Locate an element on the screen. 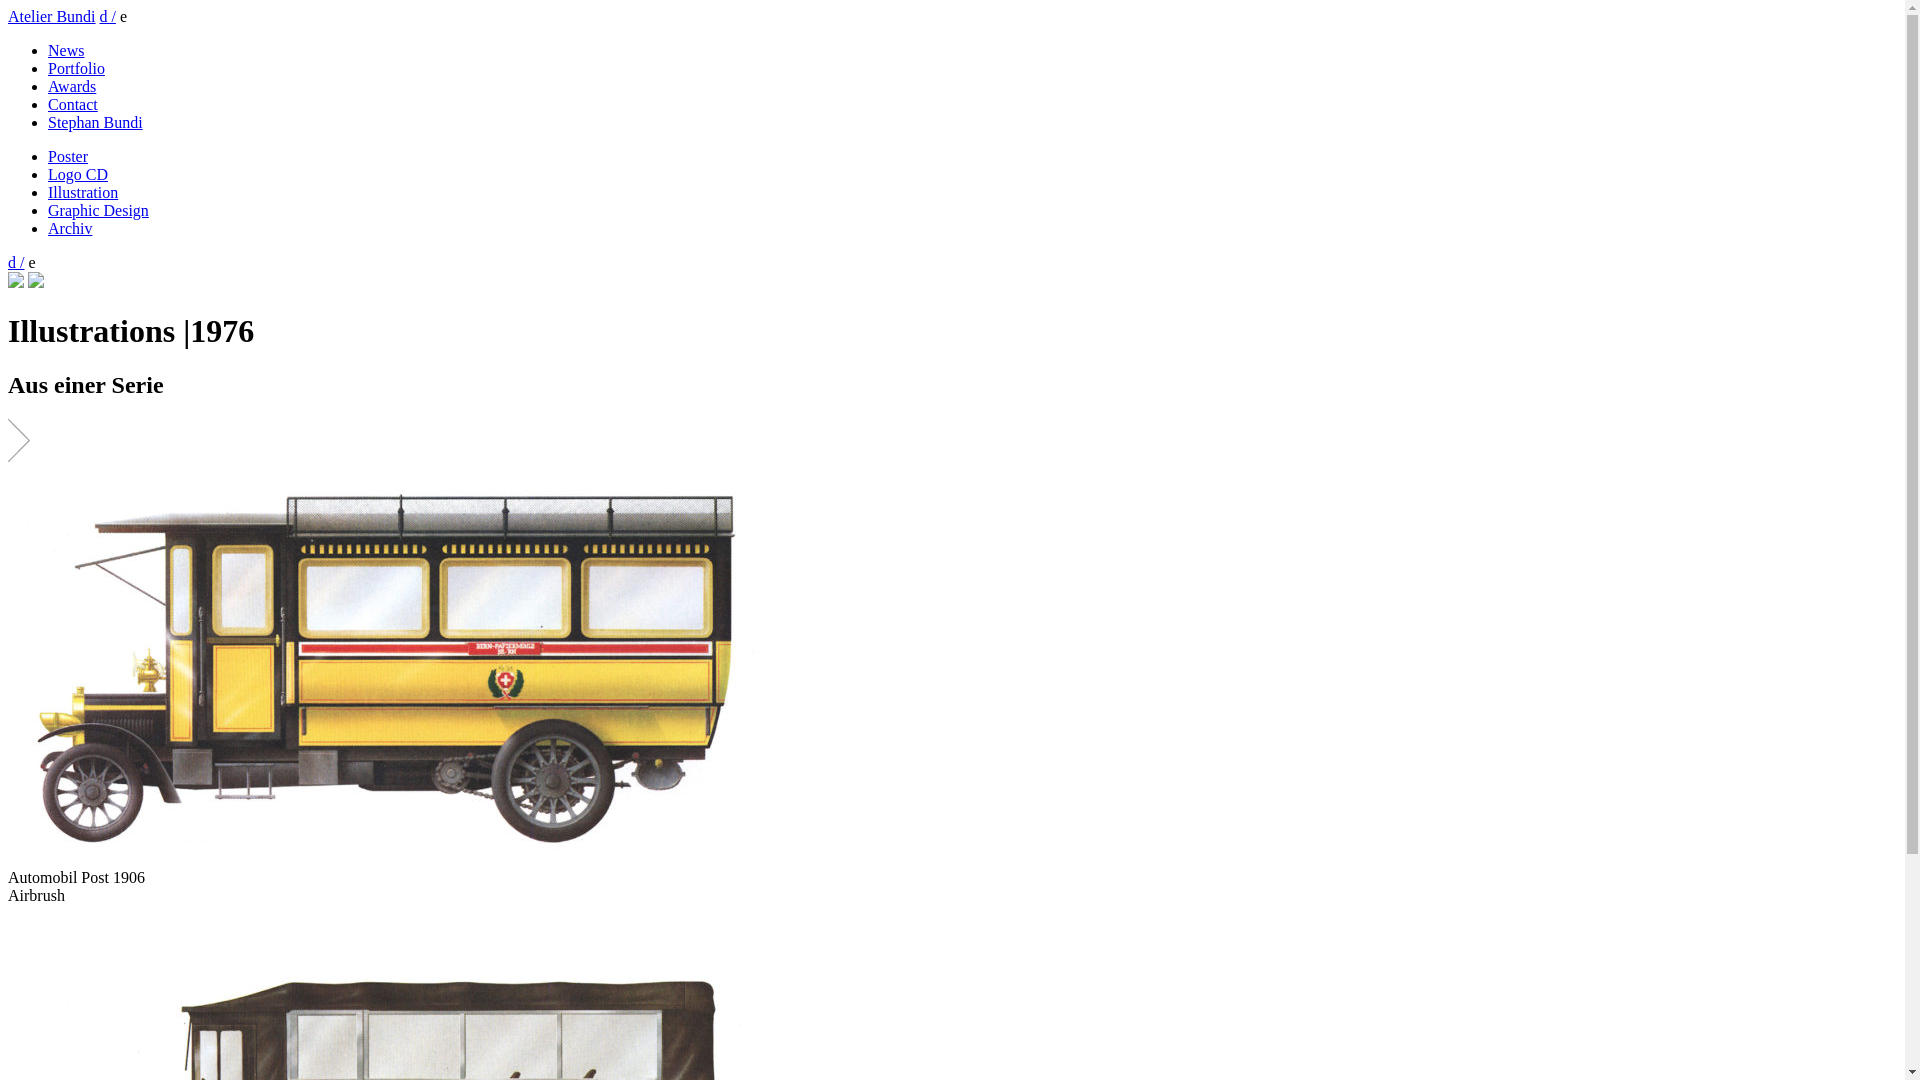 The image size is (1920, 1080). 'Illustration' is located at coordinates (81, 192).